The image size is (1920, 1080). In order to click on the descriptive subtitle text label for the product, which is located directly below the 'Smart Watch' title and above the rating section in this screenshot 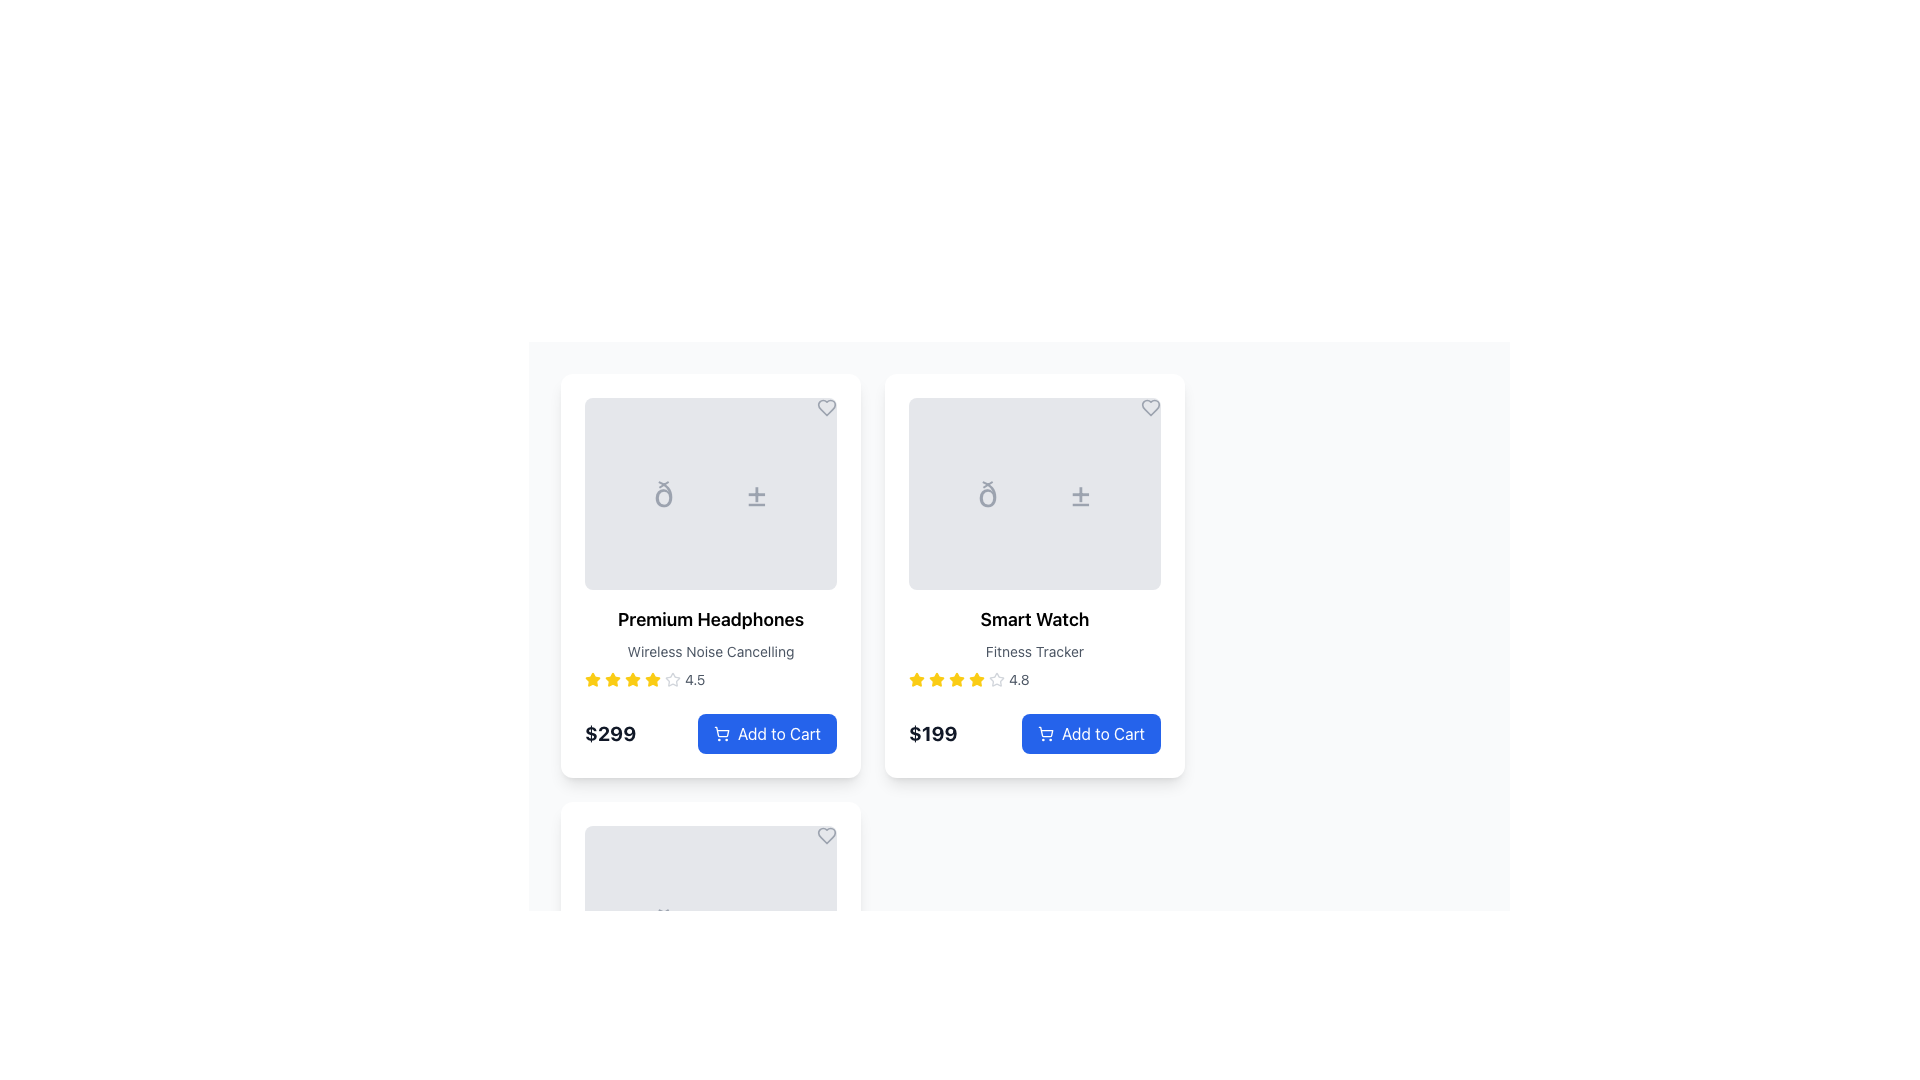, I will do `click(1035, 651)`.